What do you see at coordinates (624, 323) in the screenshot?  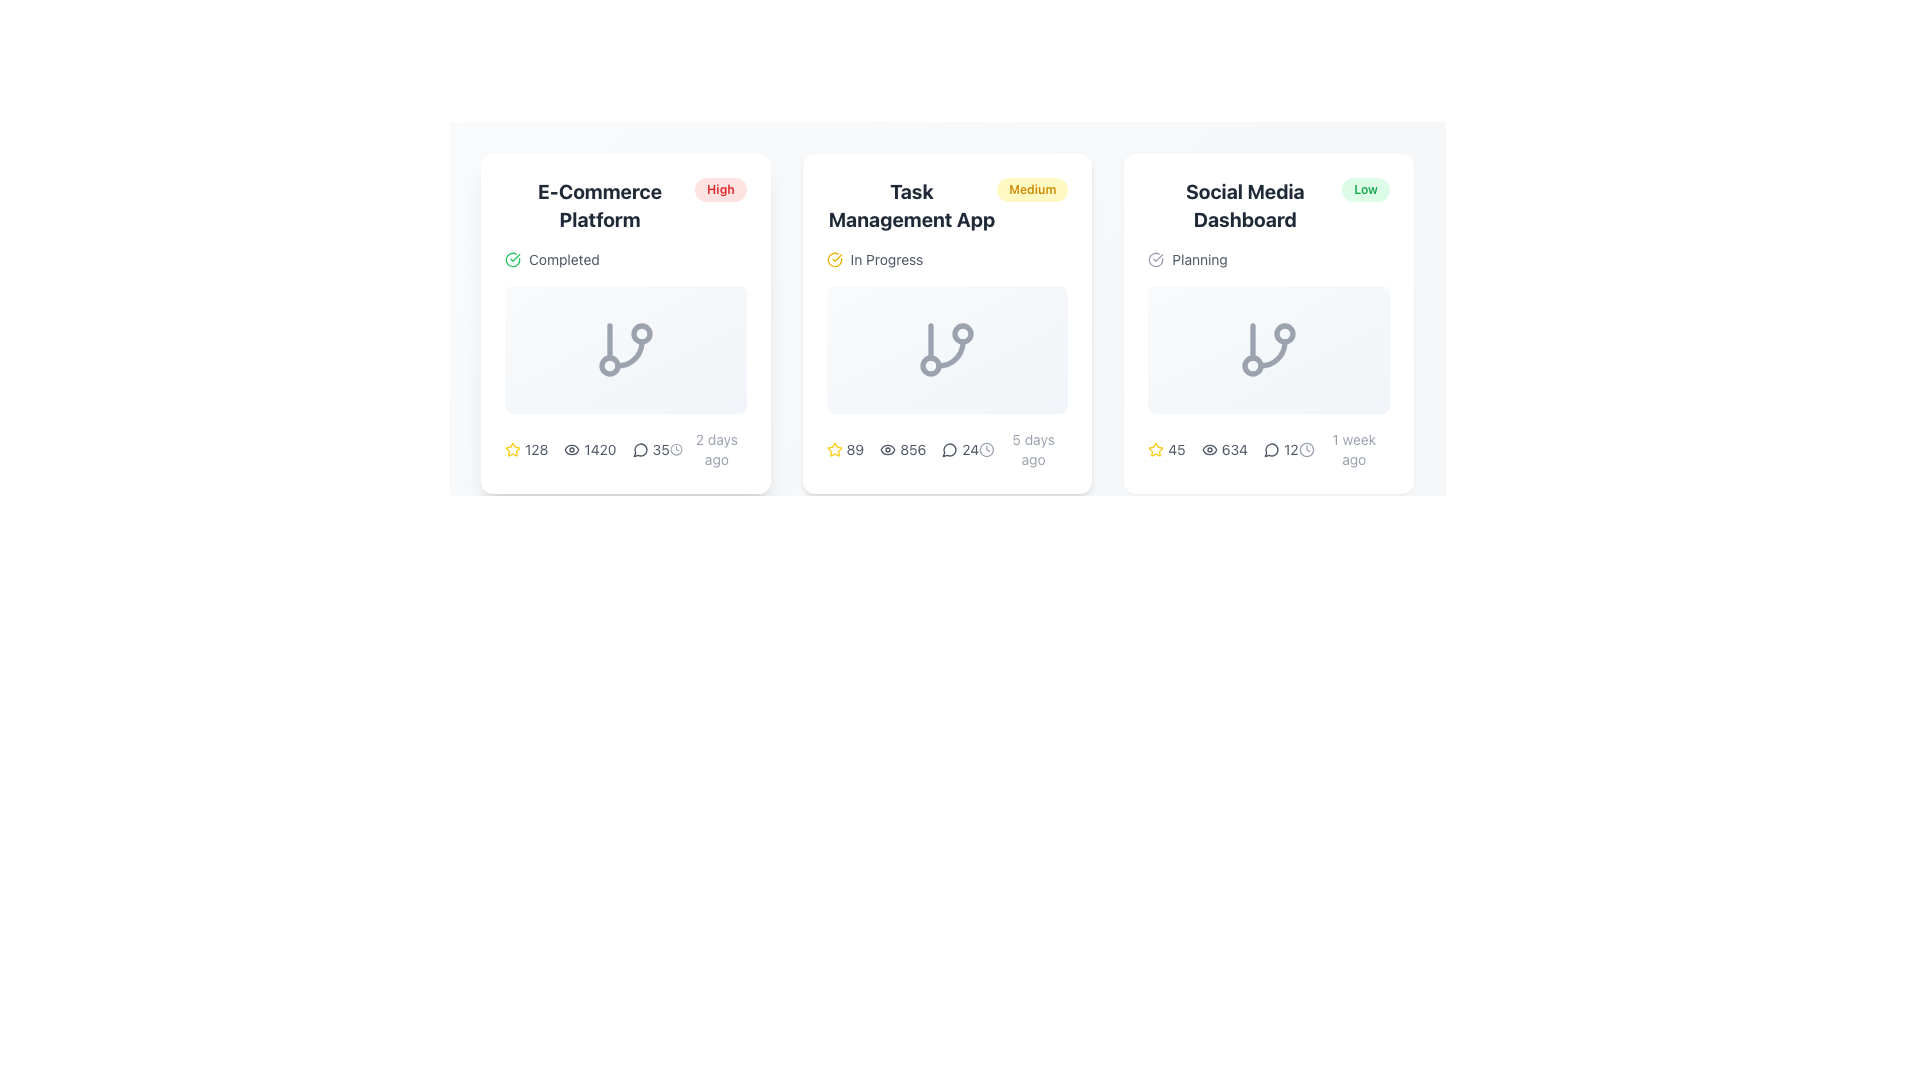 I see `the first Information card` at bounding box center [624, 323].